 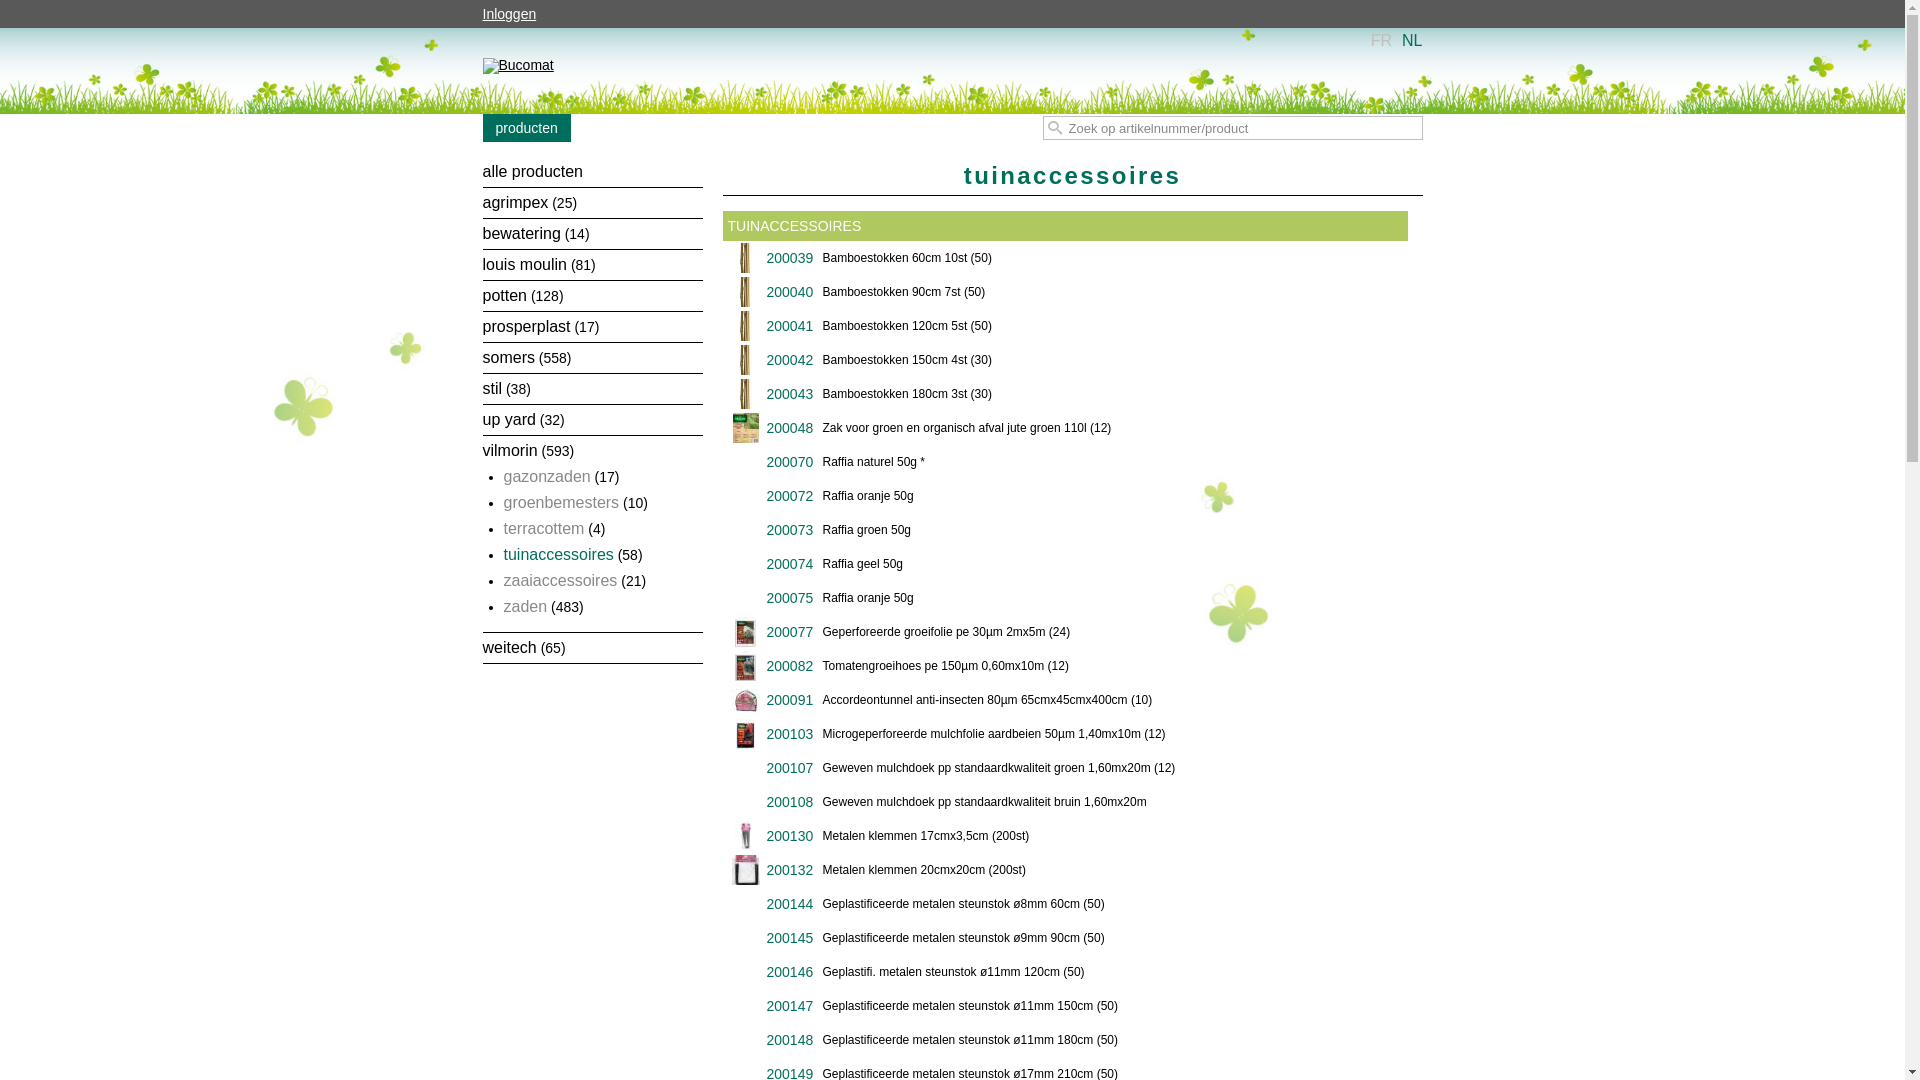 I want to click on '200070 raffia naturel 50g *', so click(x=727, y=462).